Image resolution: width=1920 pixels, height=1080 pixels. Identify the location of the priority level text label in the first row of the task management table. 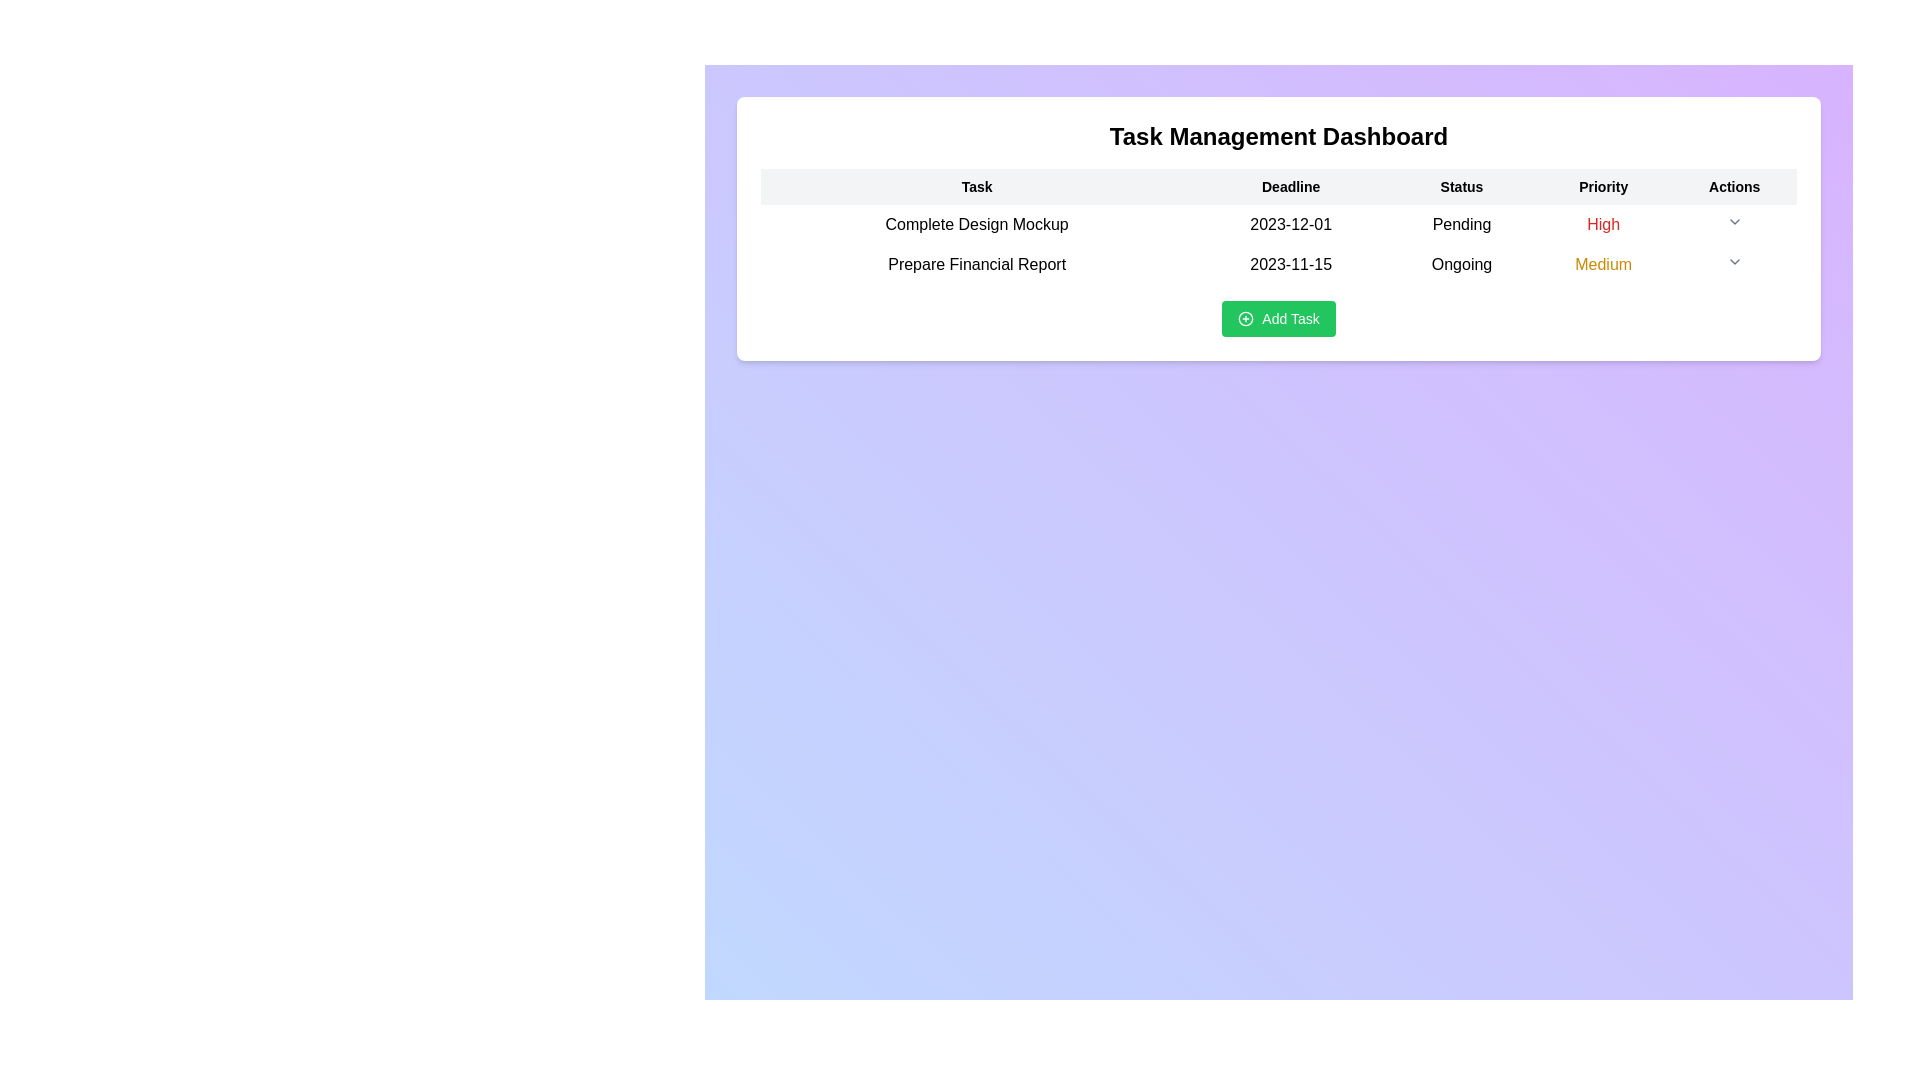
(1603, 224).